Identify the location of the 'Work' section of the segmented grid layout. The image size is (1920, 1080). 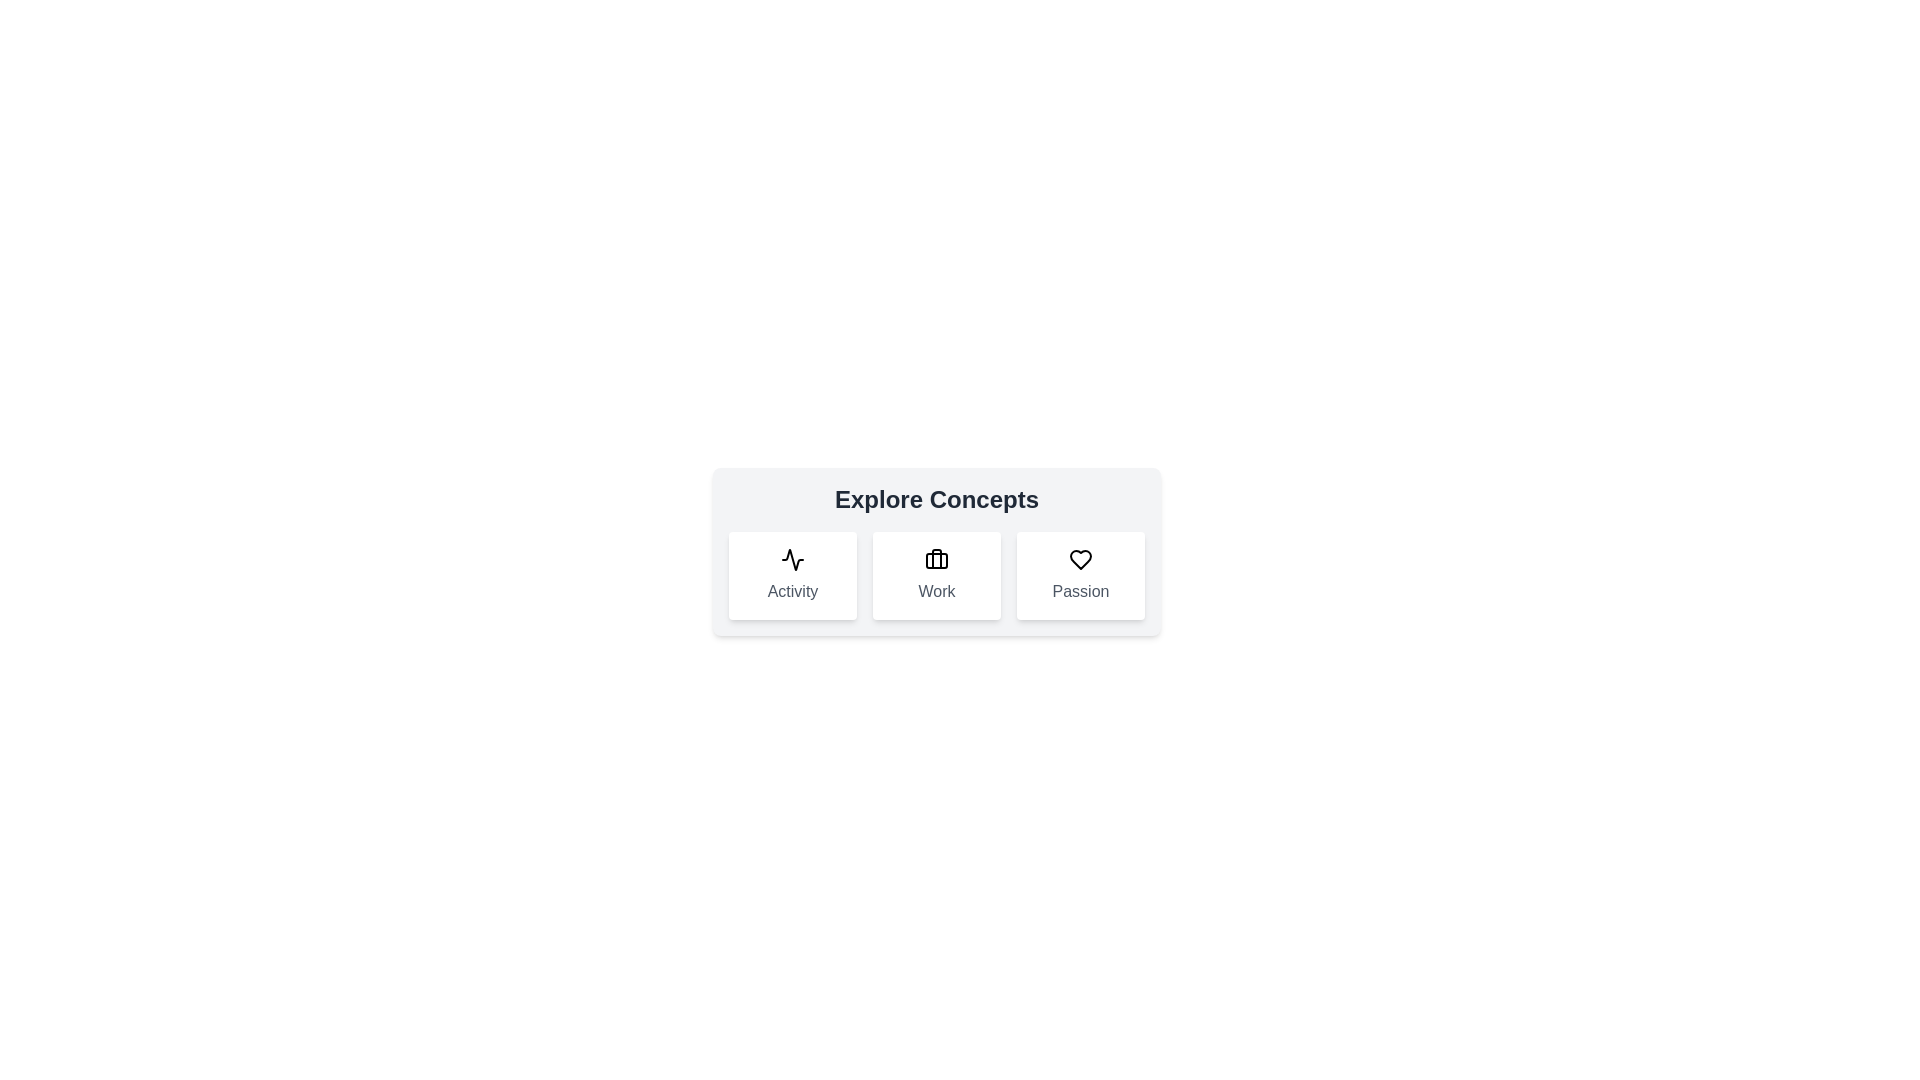
(935, 575).